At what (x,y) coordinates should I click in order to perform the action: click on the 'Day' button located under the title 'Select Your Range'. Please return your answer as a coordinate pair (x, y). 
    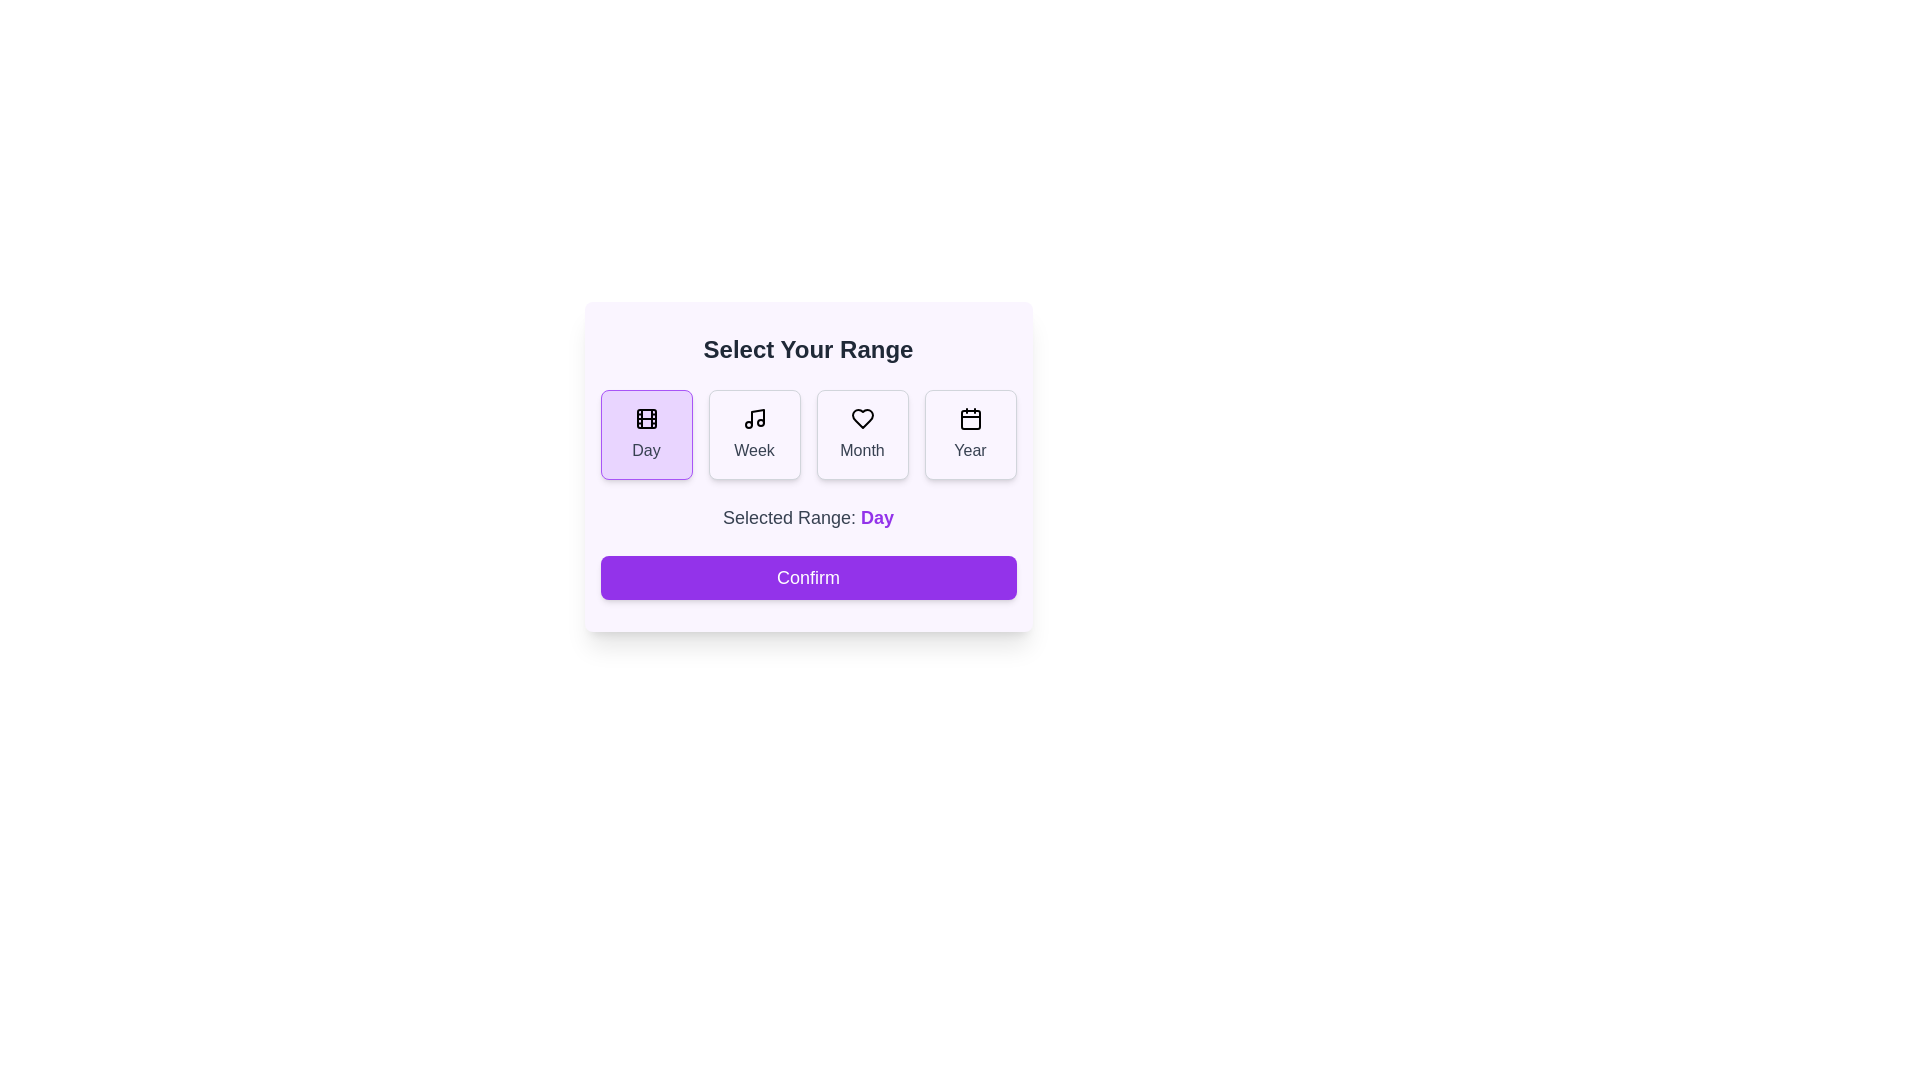
    Looking at the image, I should click on (646, 434).